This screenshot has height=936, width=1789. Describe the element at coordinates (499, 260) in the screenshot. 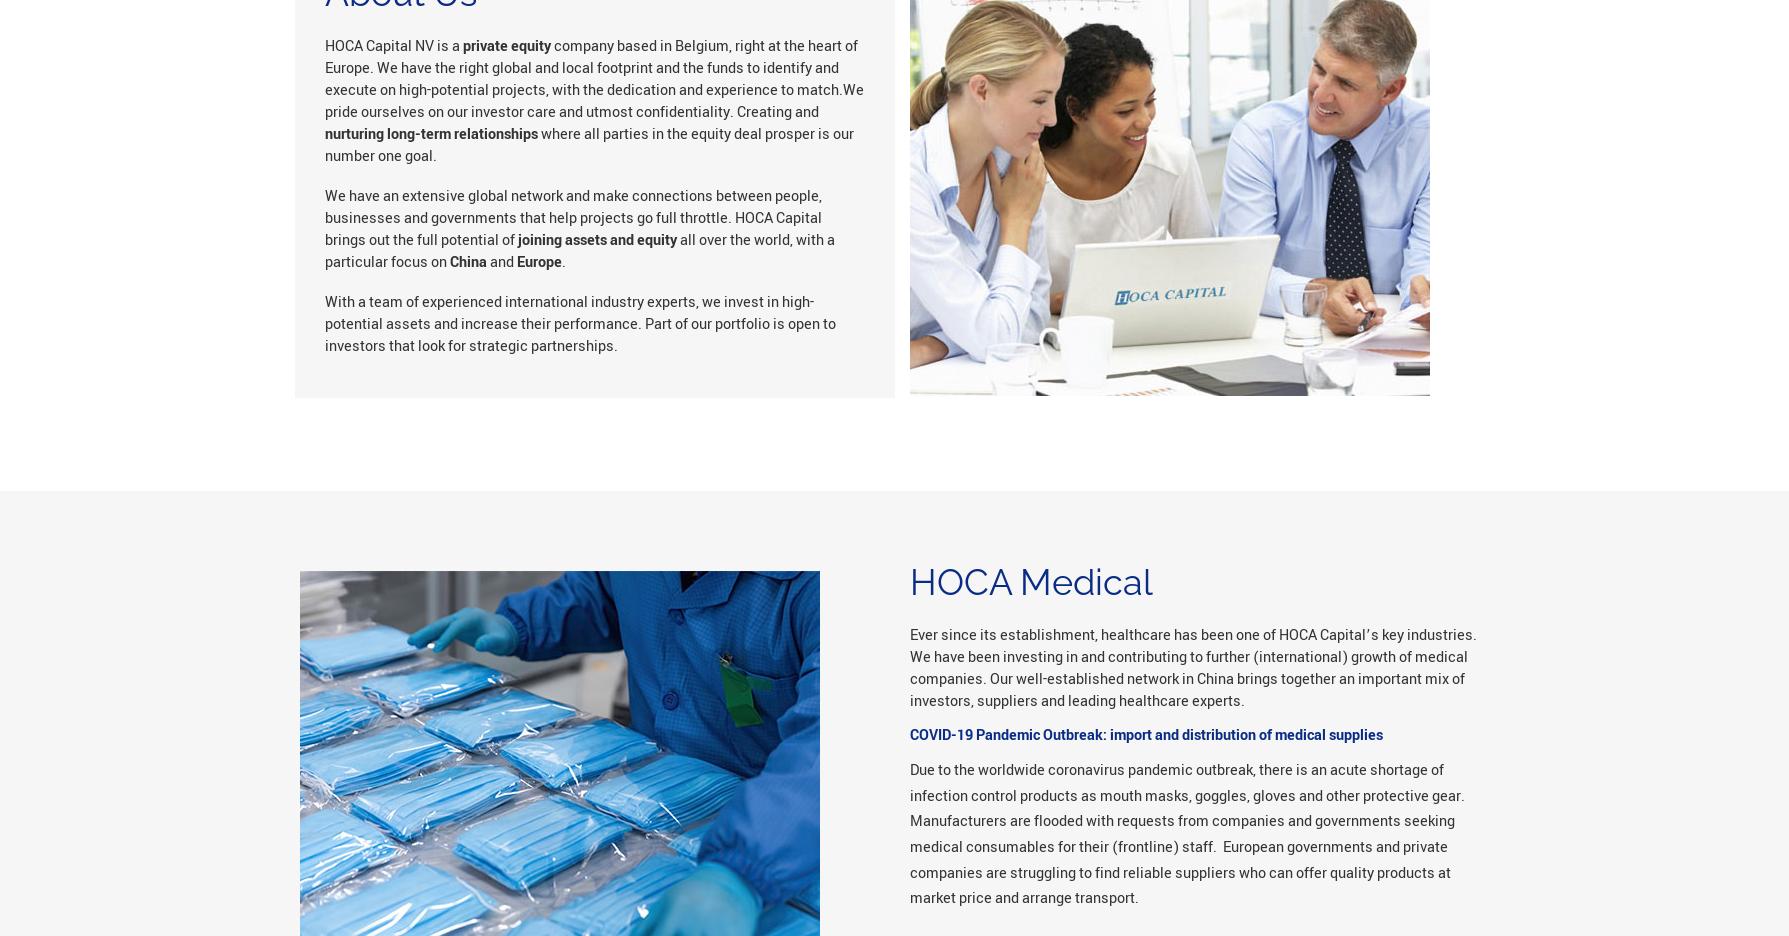

I see `'and'` at that location.